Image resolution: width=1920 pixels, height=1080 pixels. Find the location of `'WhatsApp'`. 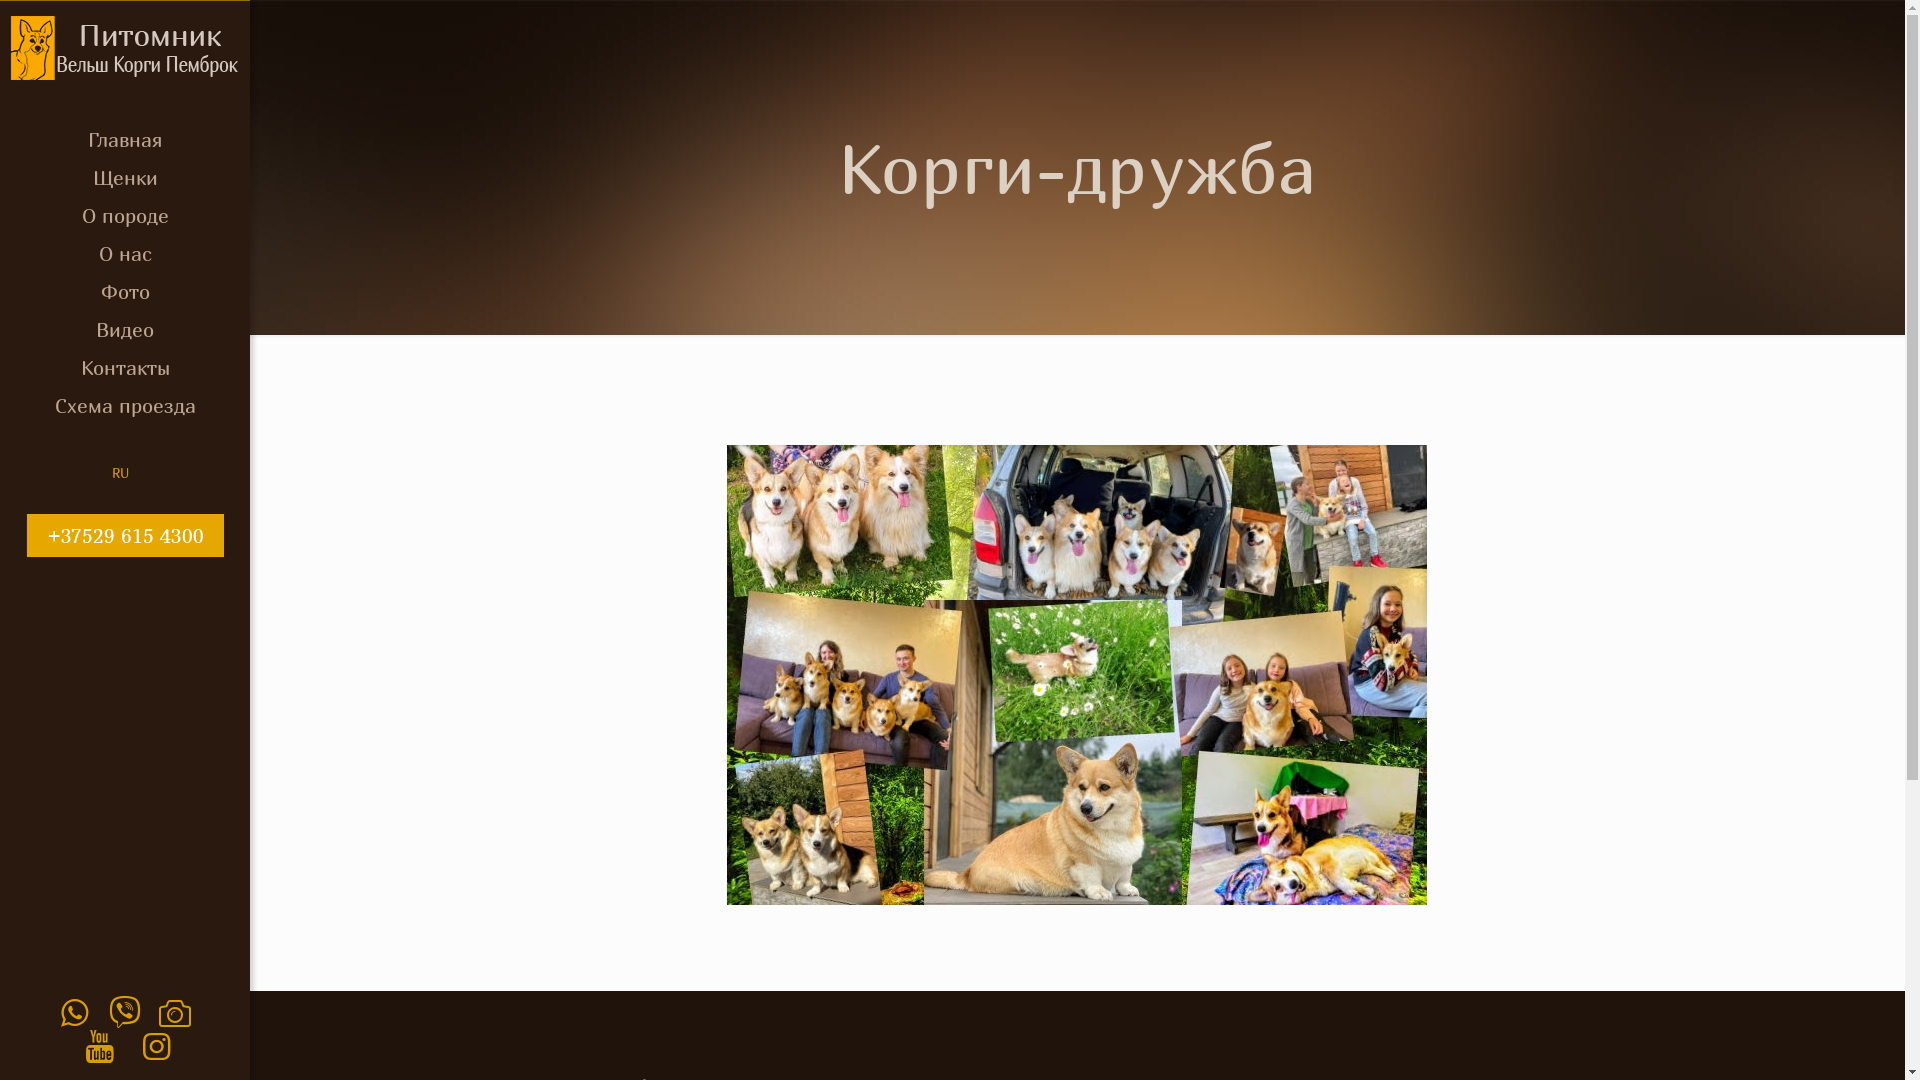

'WhatsApp' is located at coordinates (74, 1011).